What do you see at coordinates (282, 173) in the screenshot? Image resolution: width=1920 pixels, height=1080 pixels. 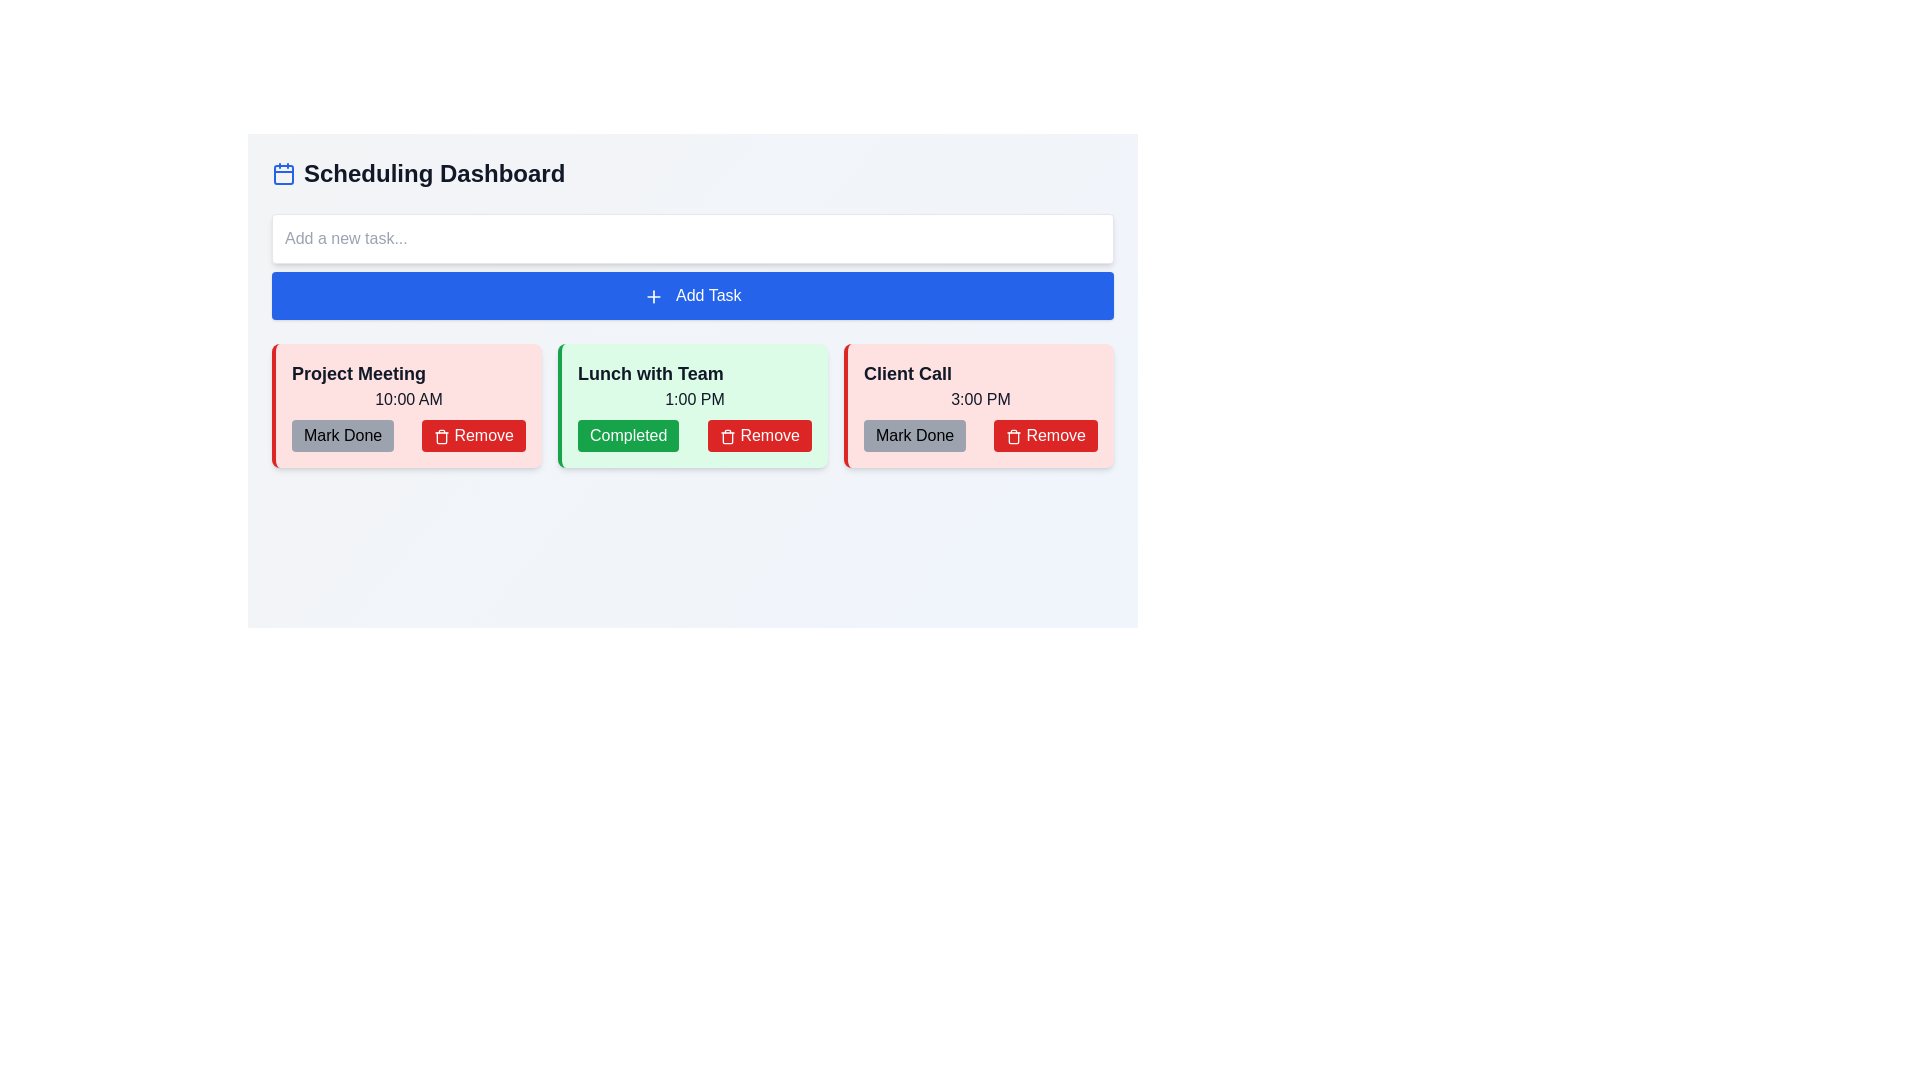 I see `the graphical shape representing the body of the SVG calendar icon, located near the top-left corner of the interface, above the 'Scheduling Dashboard' heading` at bounding box center [282, 173].